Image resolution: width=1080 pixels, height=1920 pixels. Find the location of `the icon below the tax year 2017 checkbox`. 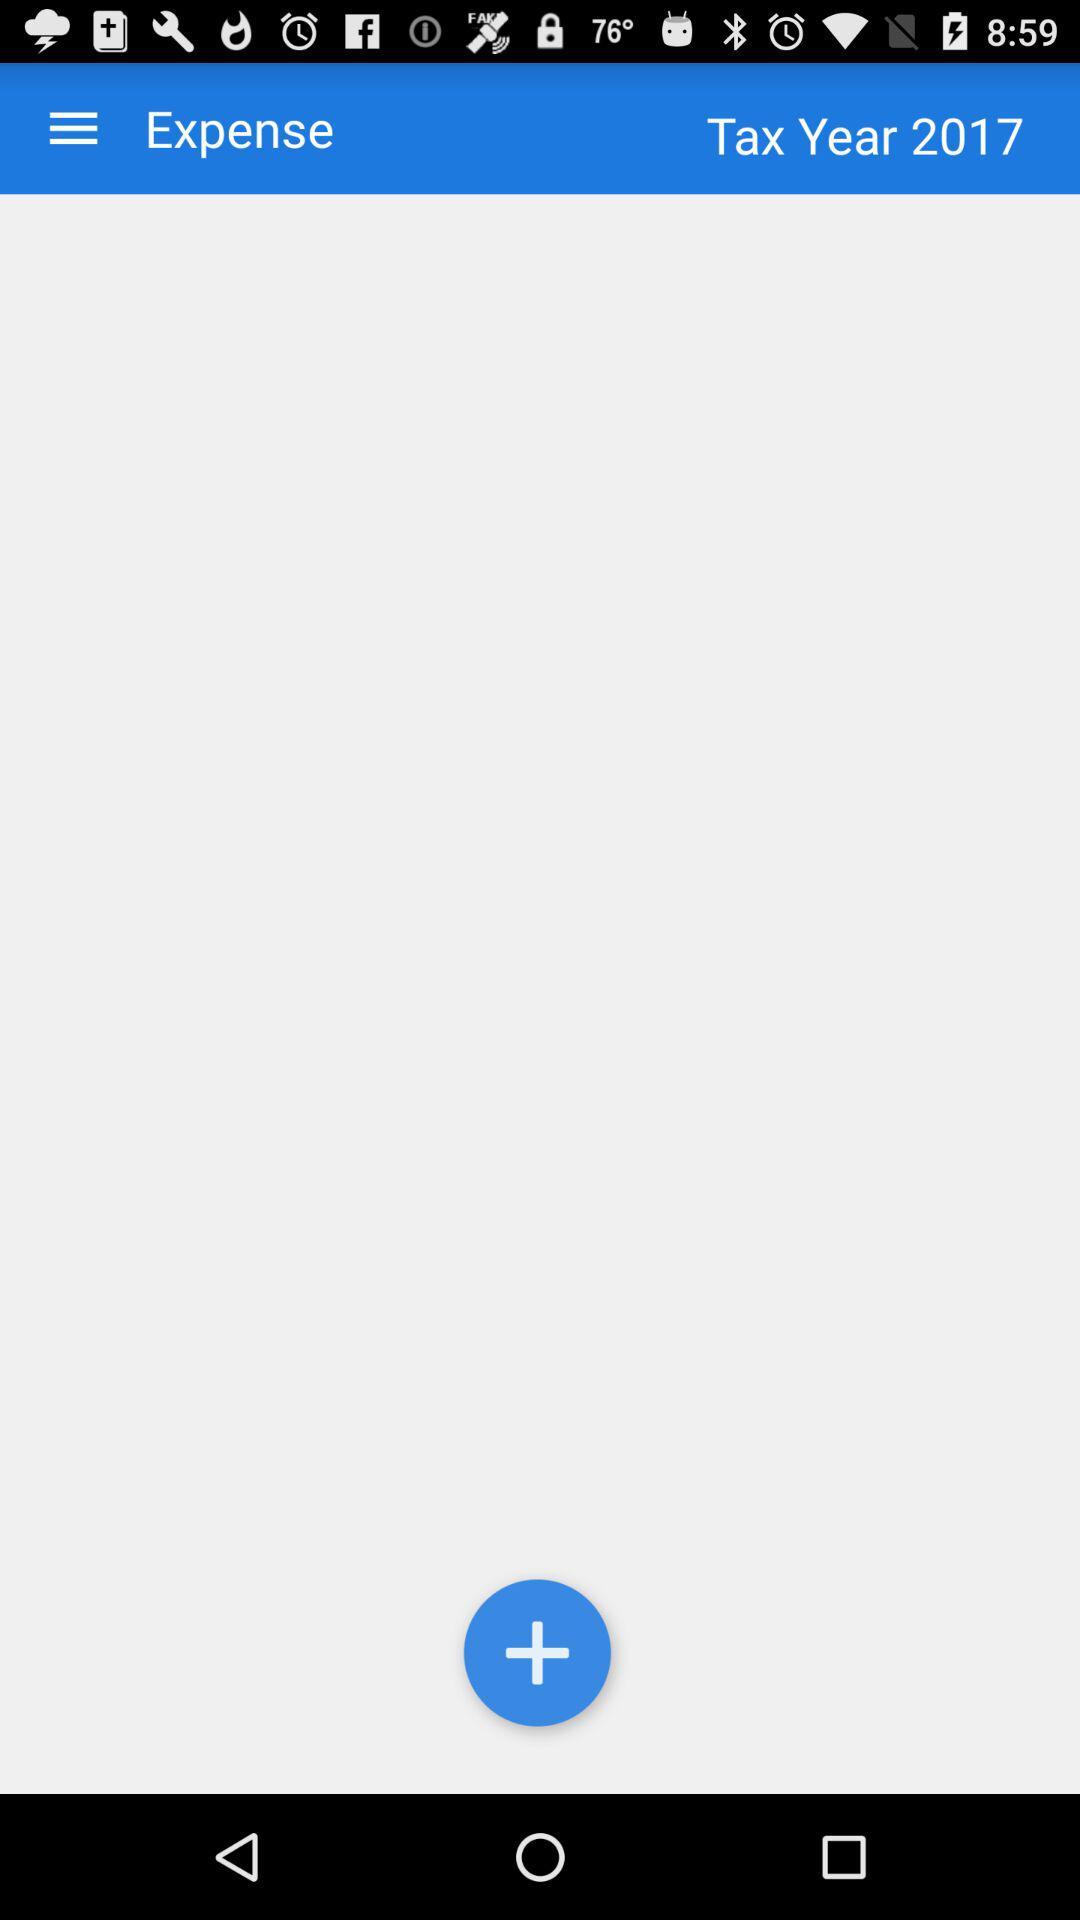

the icon below the tax year 2017 checkbox is located at coordinates (540, 994).